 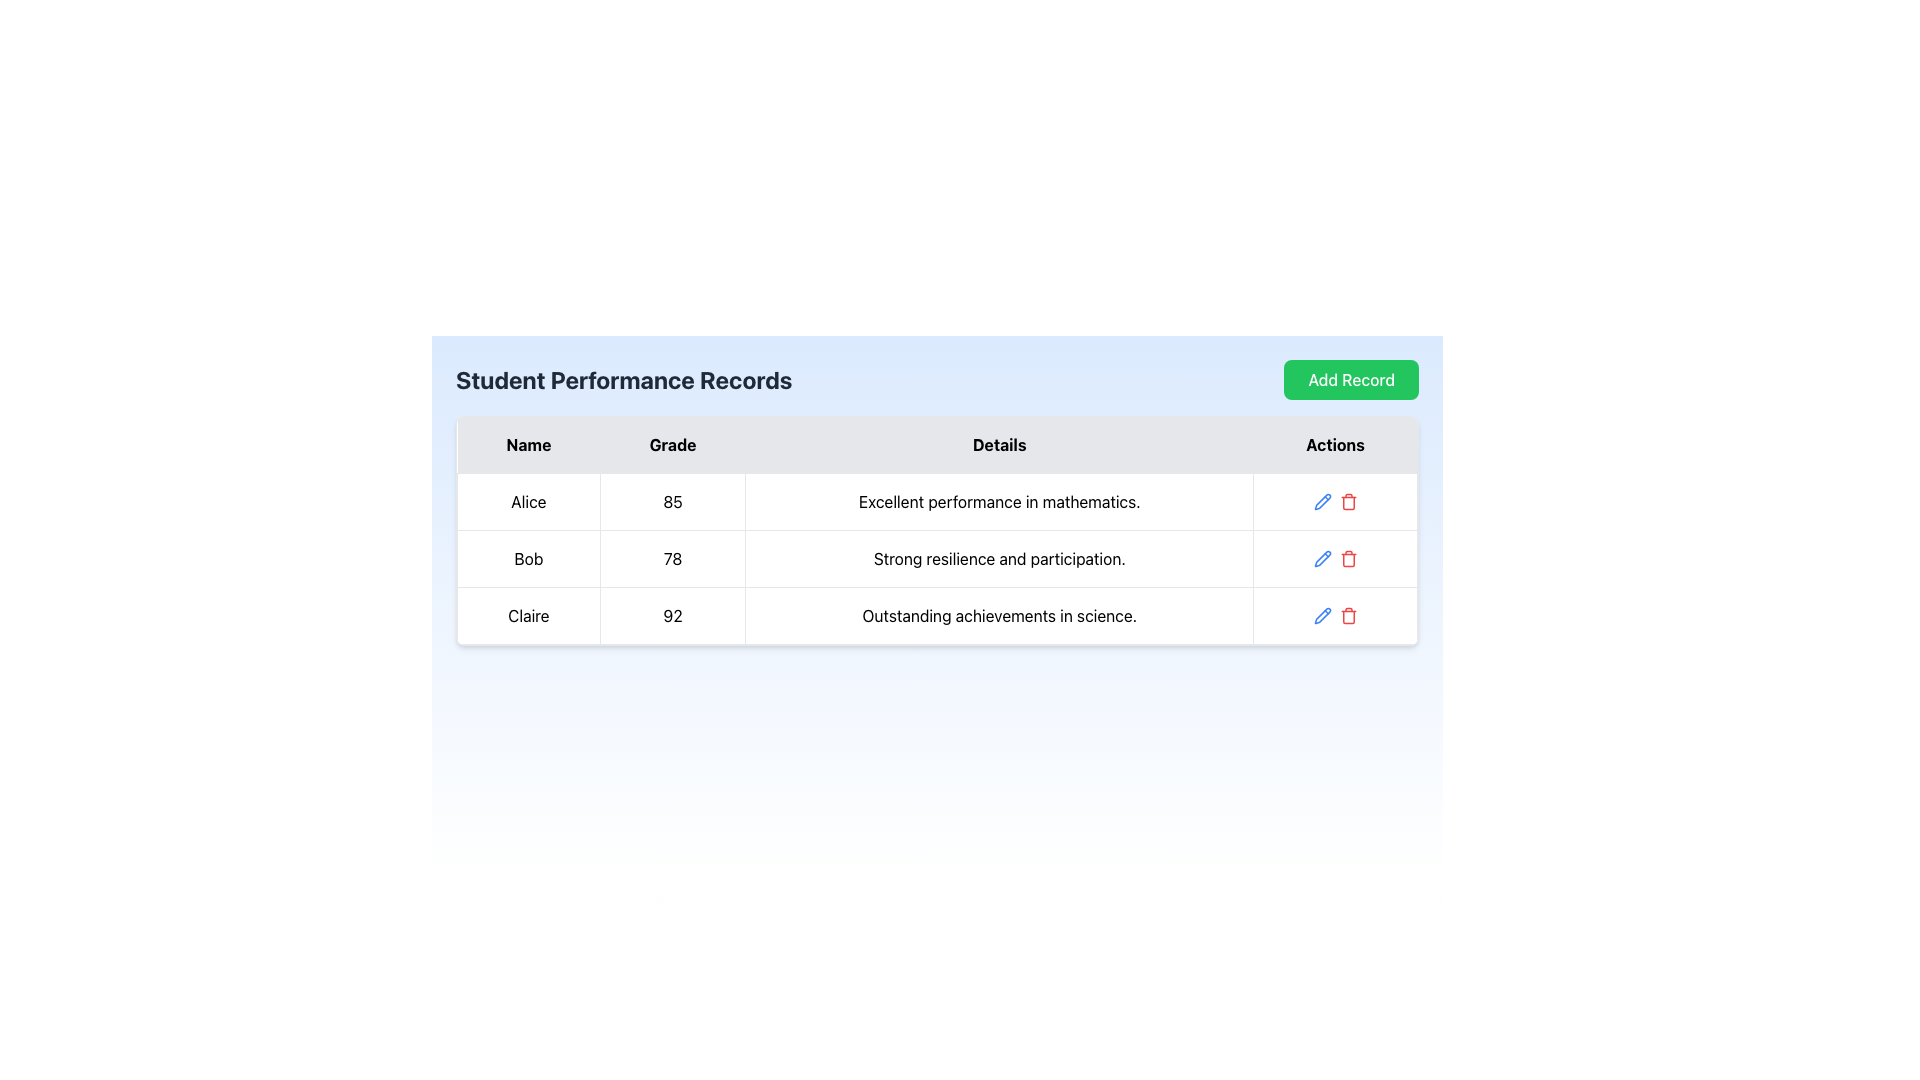 What do you see at coordinates (673, 444) in the screenshot?
I see `the header label that indicates grade-related data, positioned between the 'Name' and 'Details' headers in the table layout` at bounding box center [673, 444].